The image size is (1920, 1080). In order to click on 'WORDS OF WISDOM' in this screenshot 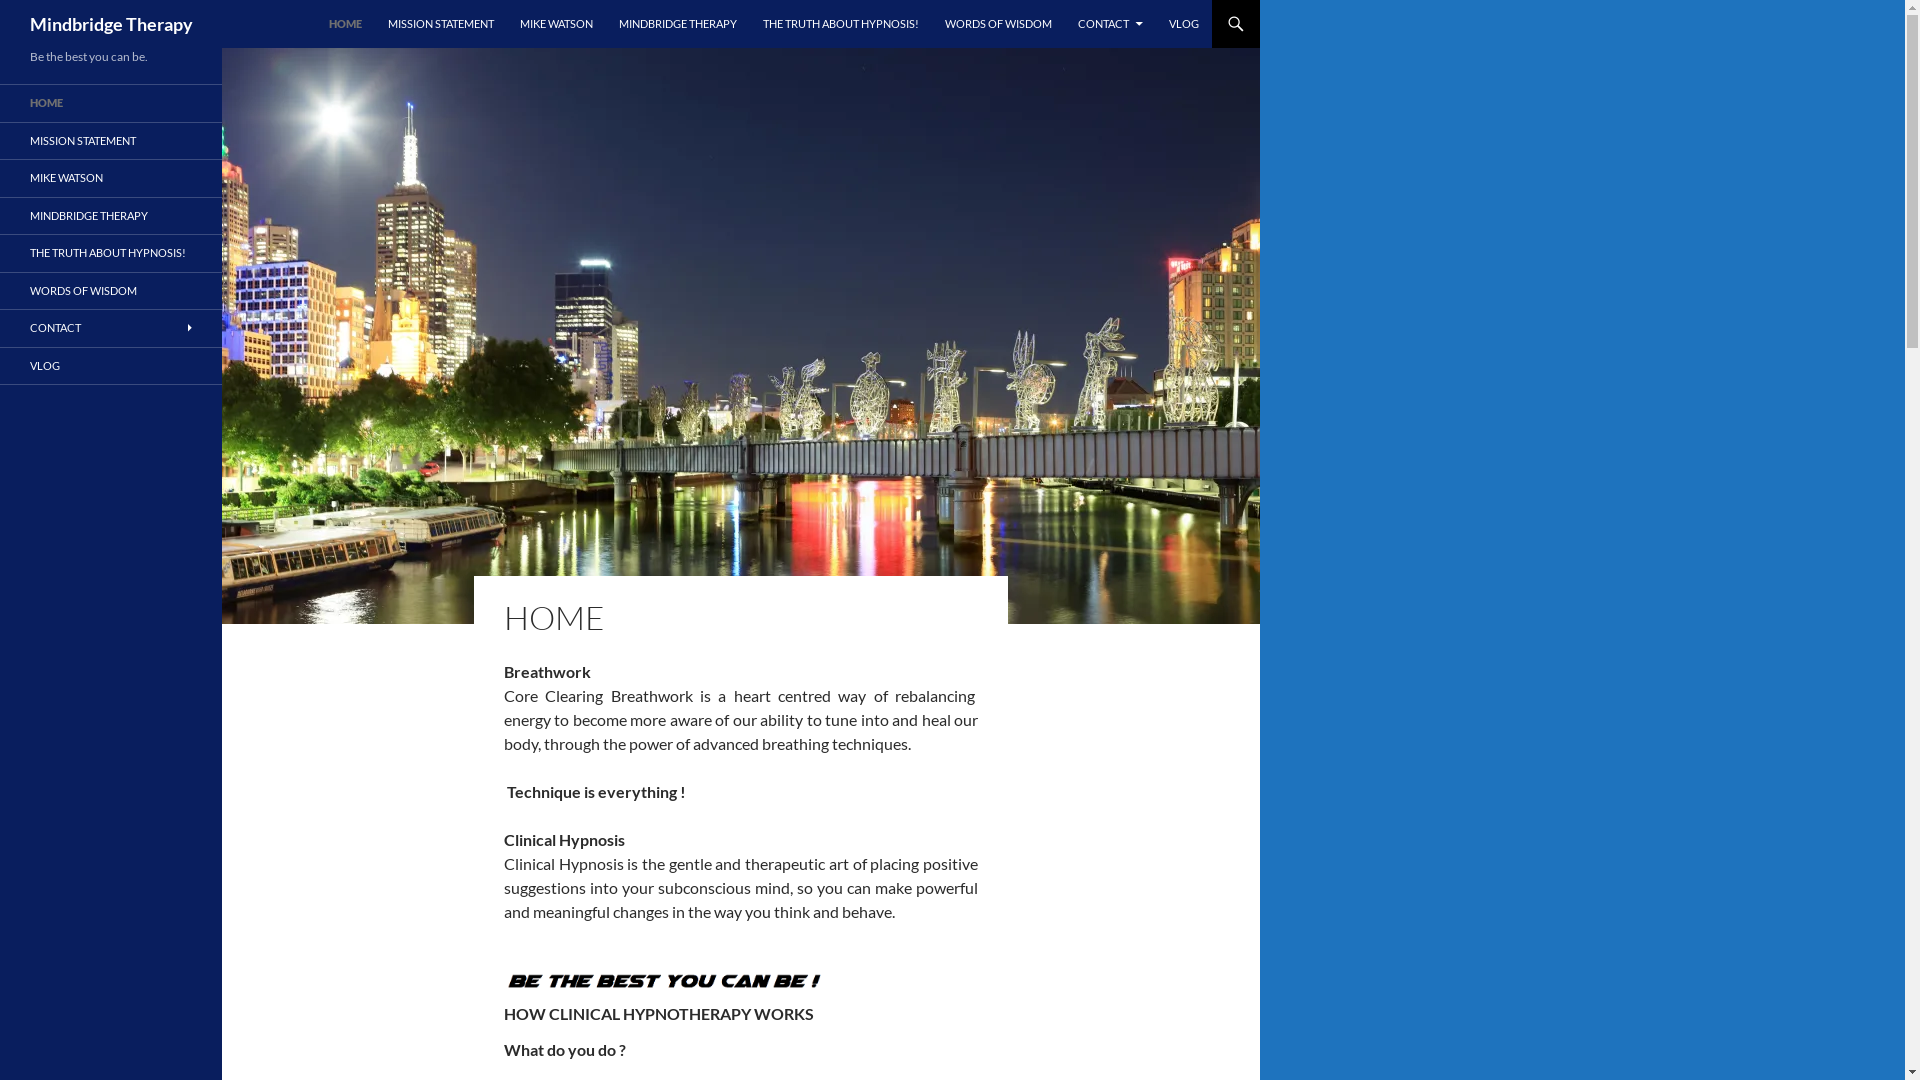, I will do `click(998, 23)`.